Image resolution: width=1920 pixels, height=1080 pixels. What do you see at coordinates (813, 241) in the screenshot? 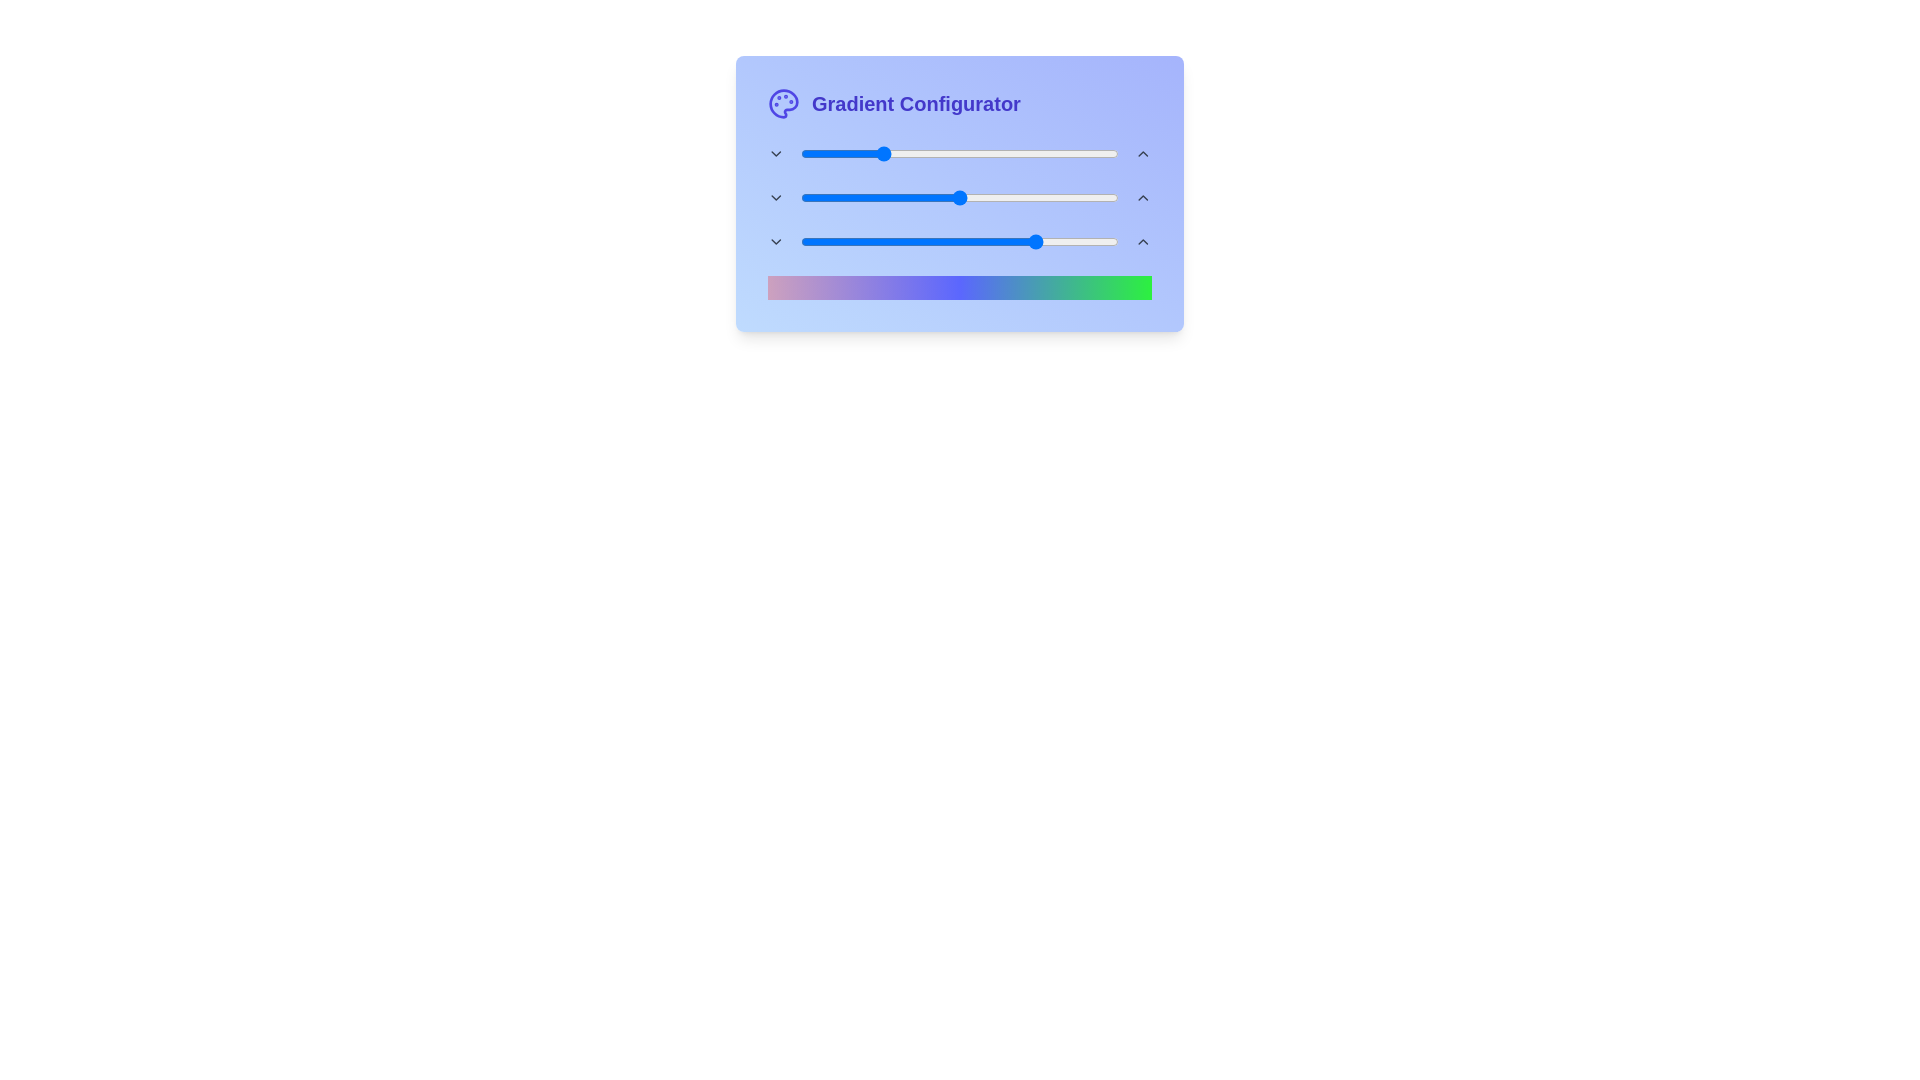
I see `the end gradient slider to 4` at bounding box center [813, 241].